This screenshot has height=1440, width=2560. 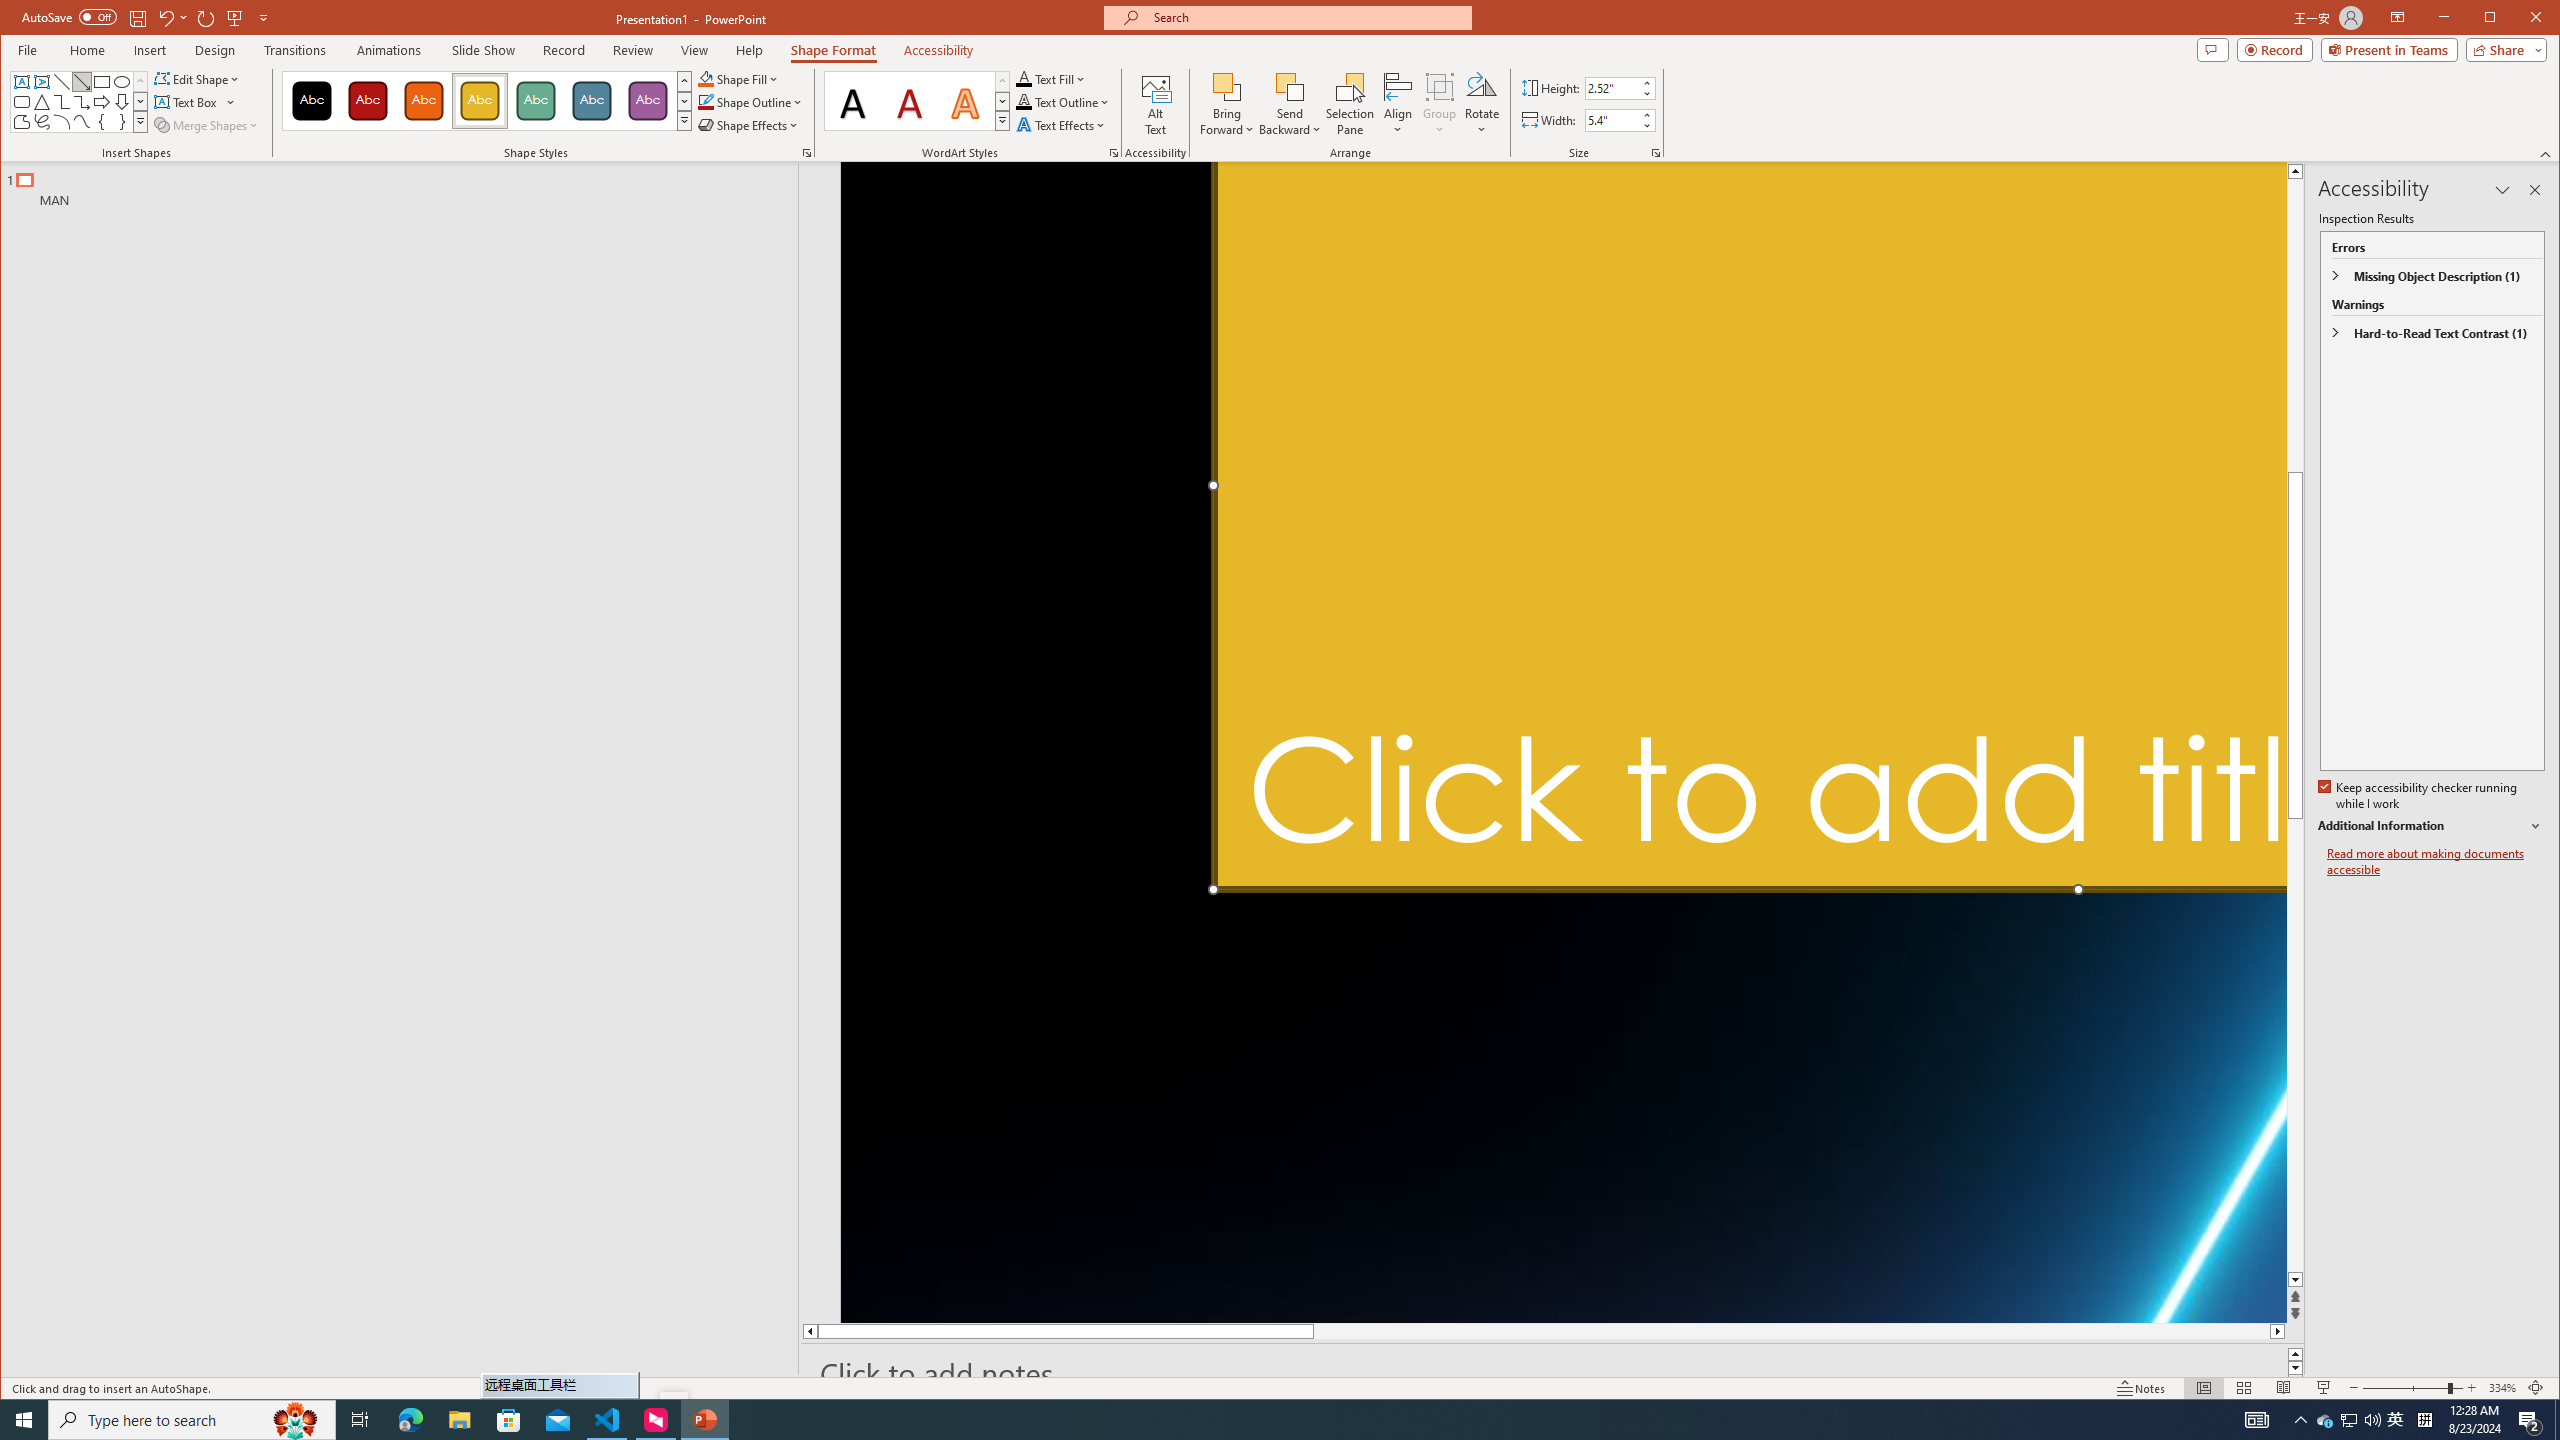 What do you see at coordinates (81, 102) in the screenshot?
I see `'Connector: Elbow Arrow'` at bounding box center [81, 102].